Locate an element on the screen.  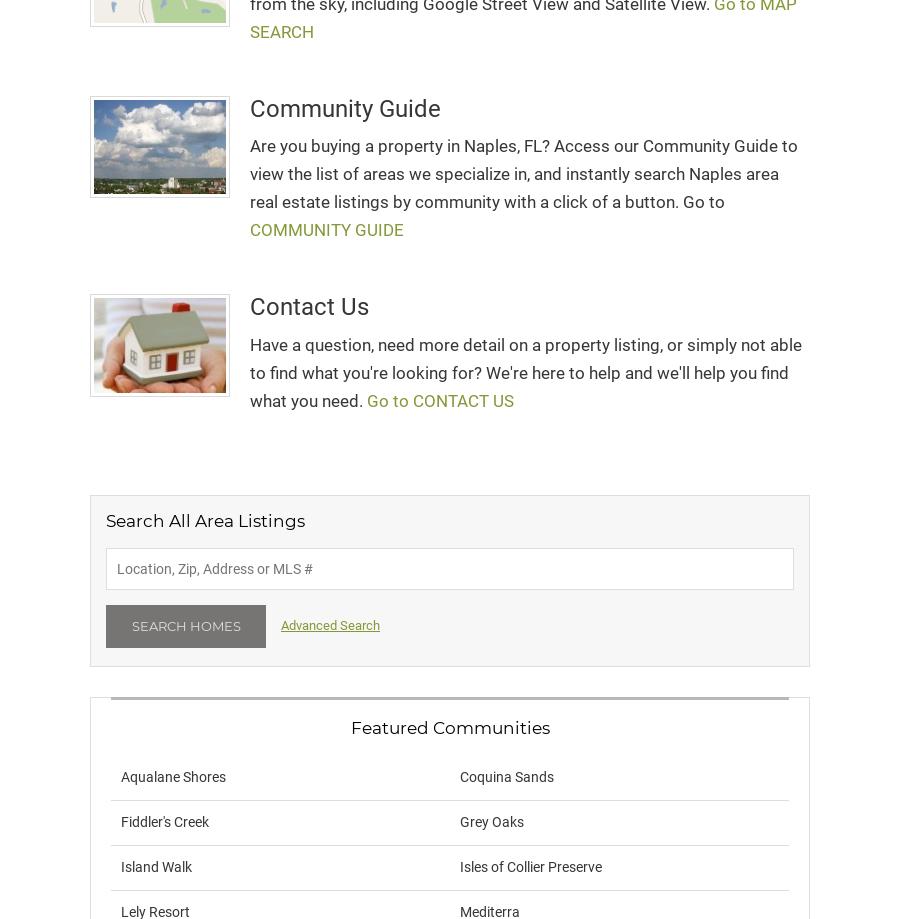
'COMMUNITY GUIDE' is located at coordinates (325, 230).